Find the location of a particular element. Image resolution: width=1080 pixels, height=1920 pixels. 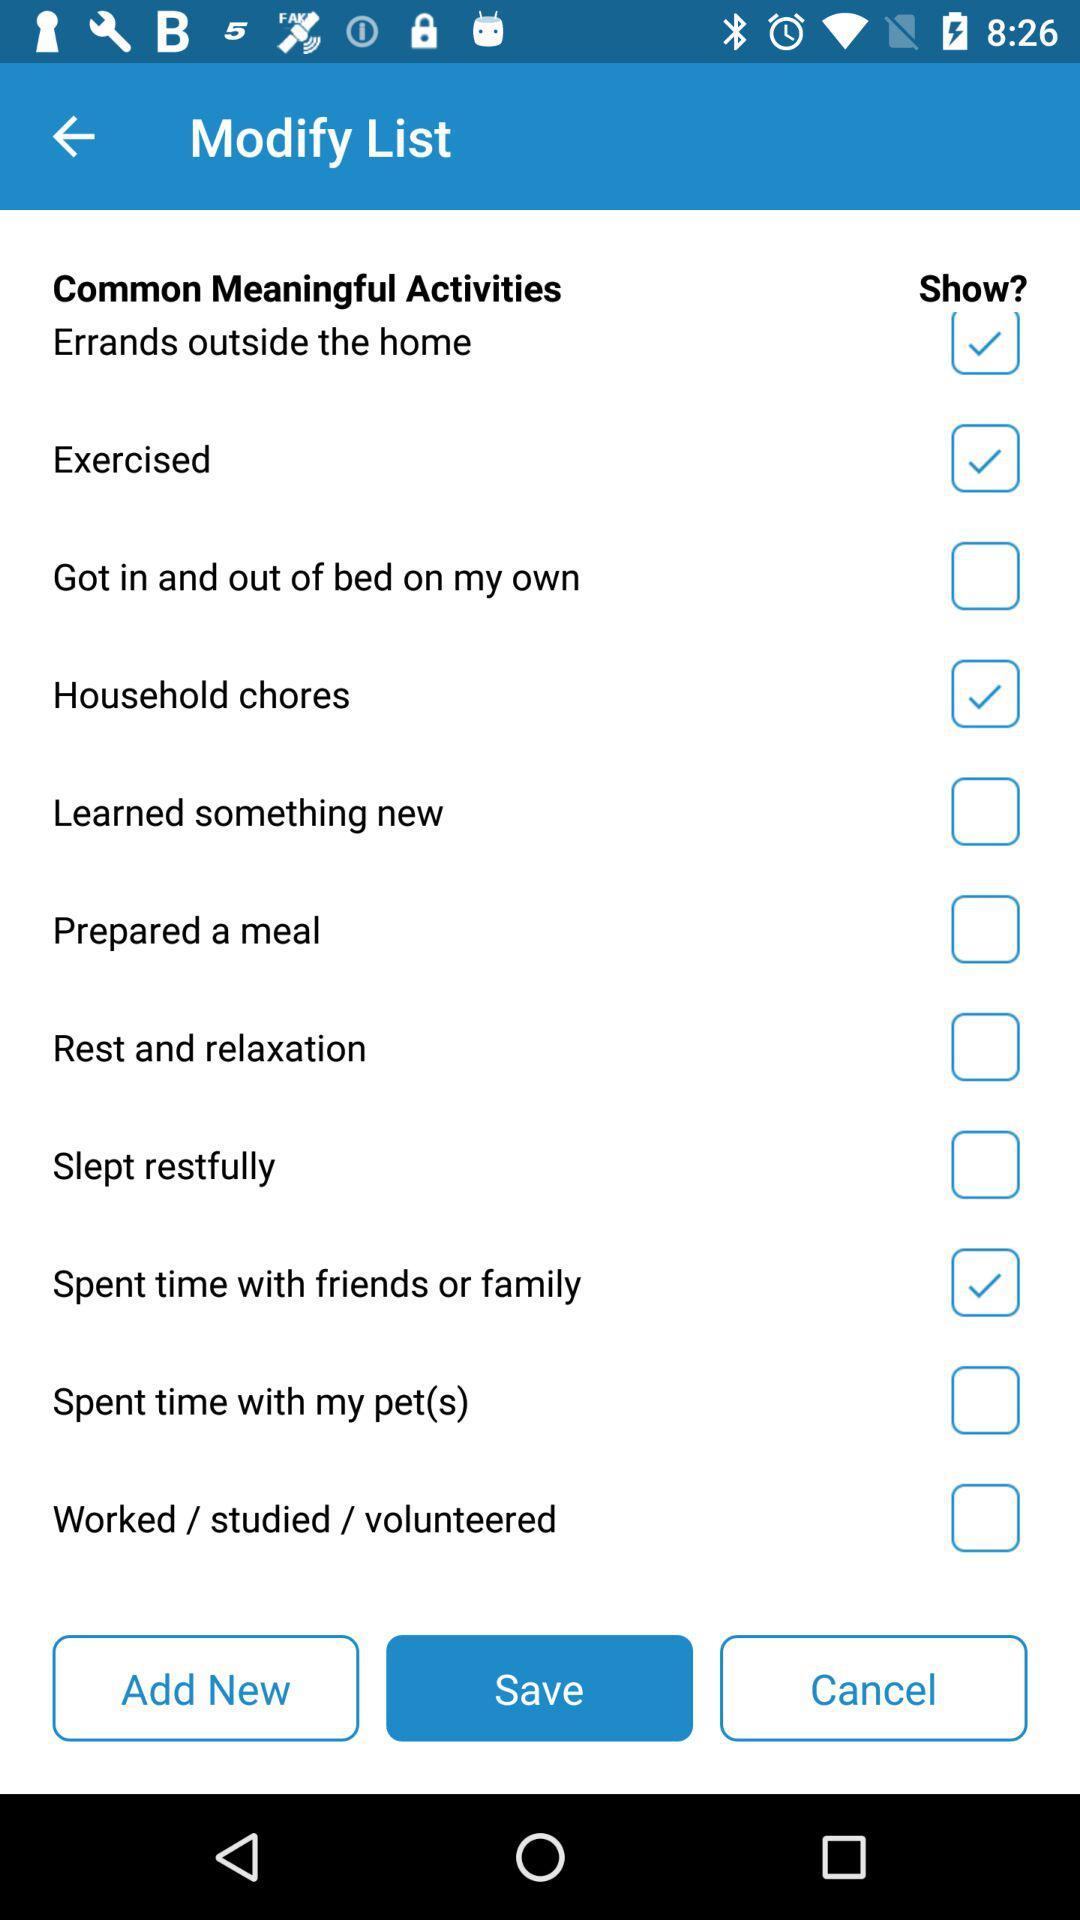

show option is located at coordinates (984, 347).